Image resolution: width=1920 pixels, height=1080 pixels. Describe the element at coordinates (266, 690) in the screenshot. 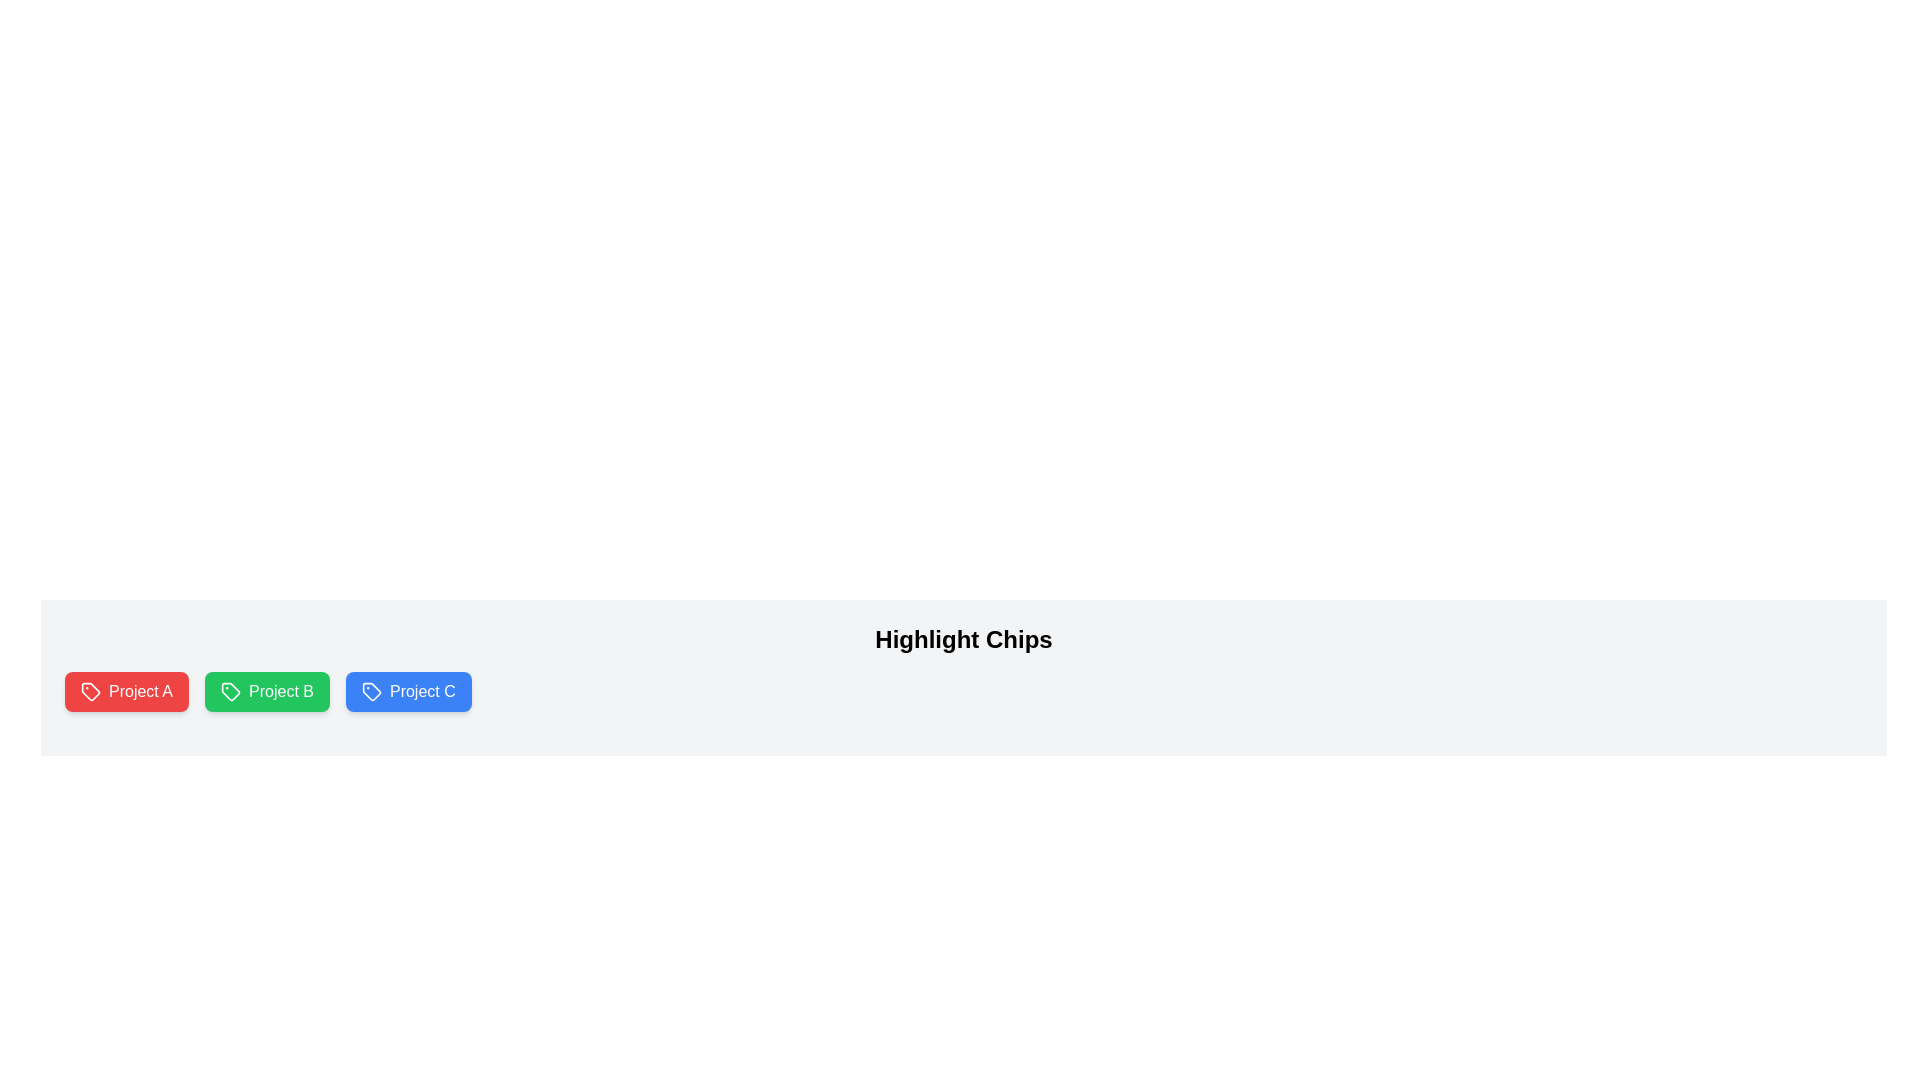

I see `the chip labeled Project B` at that location.